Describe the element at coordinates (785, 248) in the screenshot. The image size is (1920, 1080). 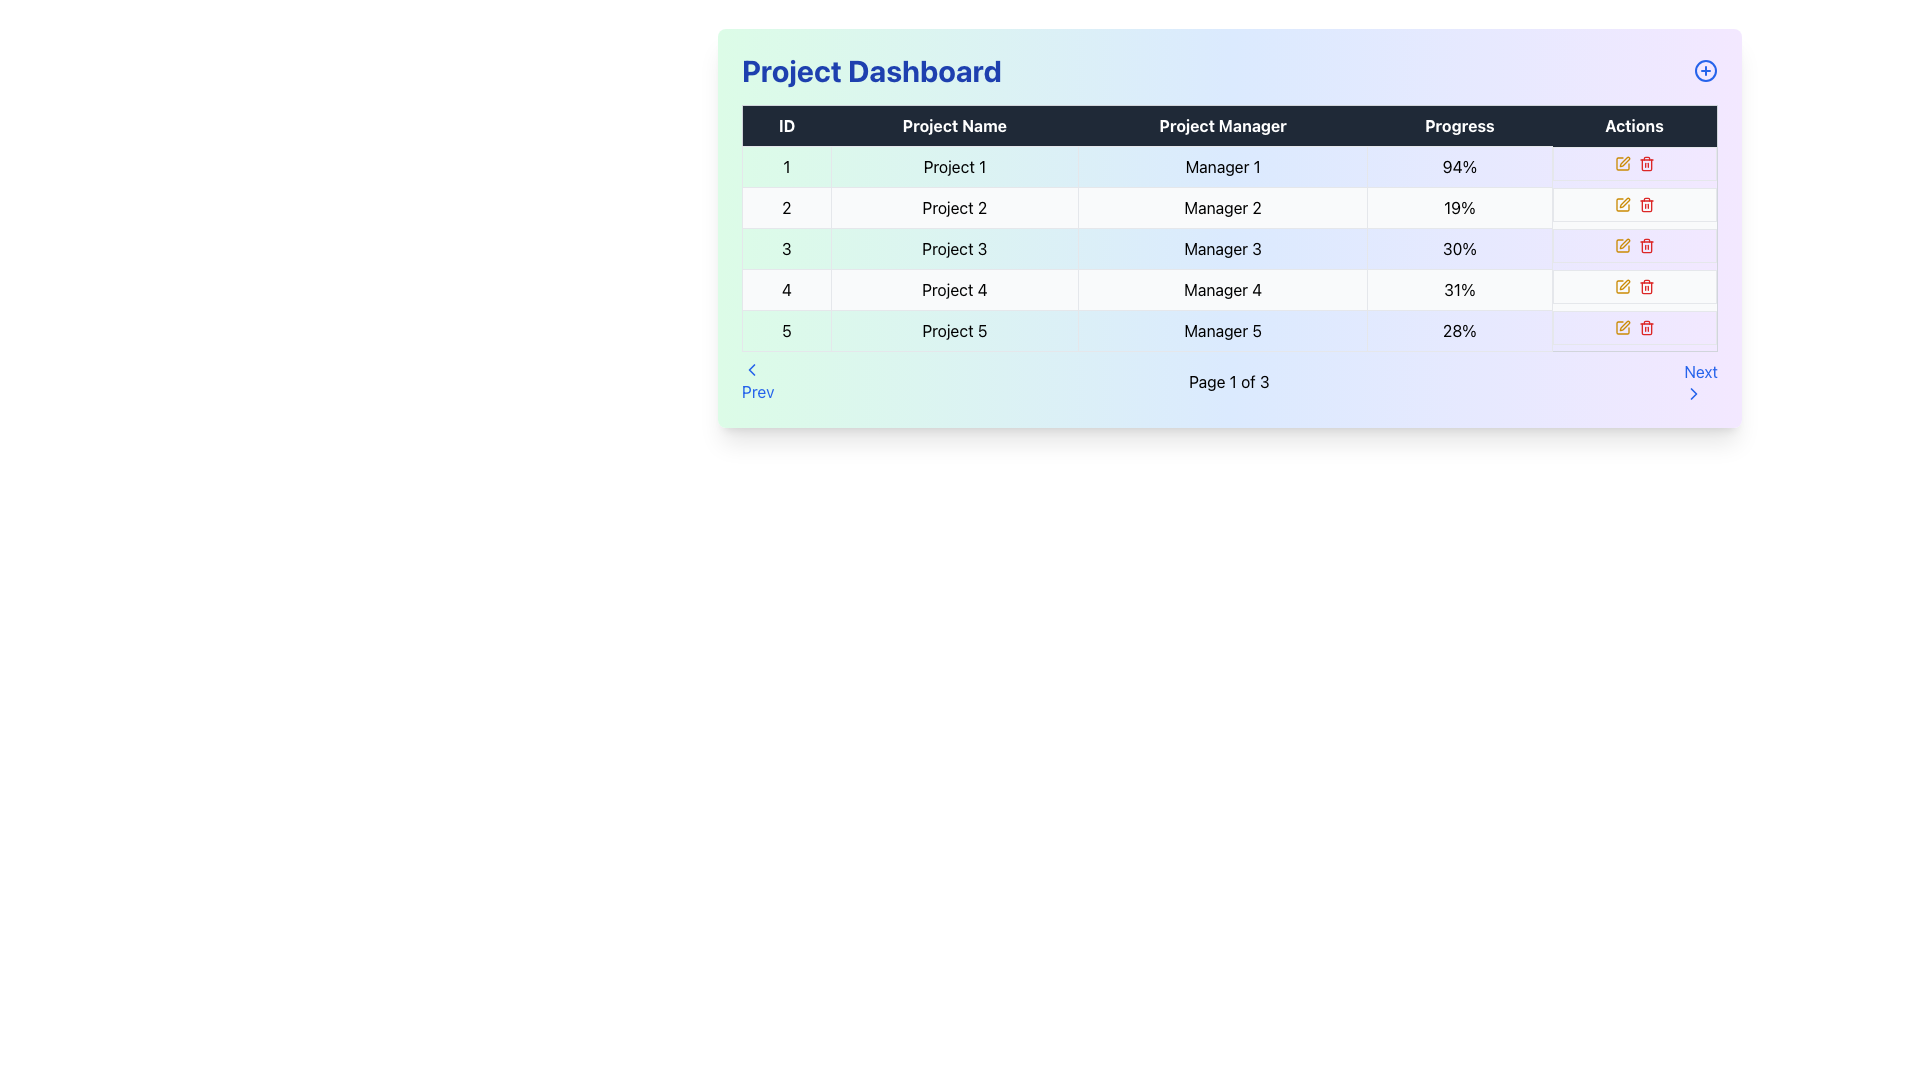
I see `the text label in the third row of the table under the 'ID' column that identifies 'Project 3'` at that location.